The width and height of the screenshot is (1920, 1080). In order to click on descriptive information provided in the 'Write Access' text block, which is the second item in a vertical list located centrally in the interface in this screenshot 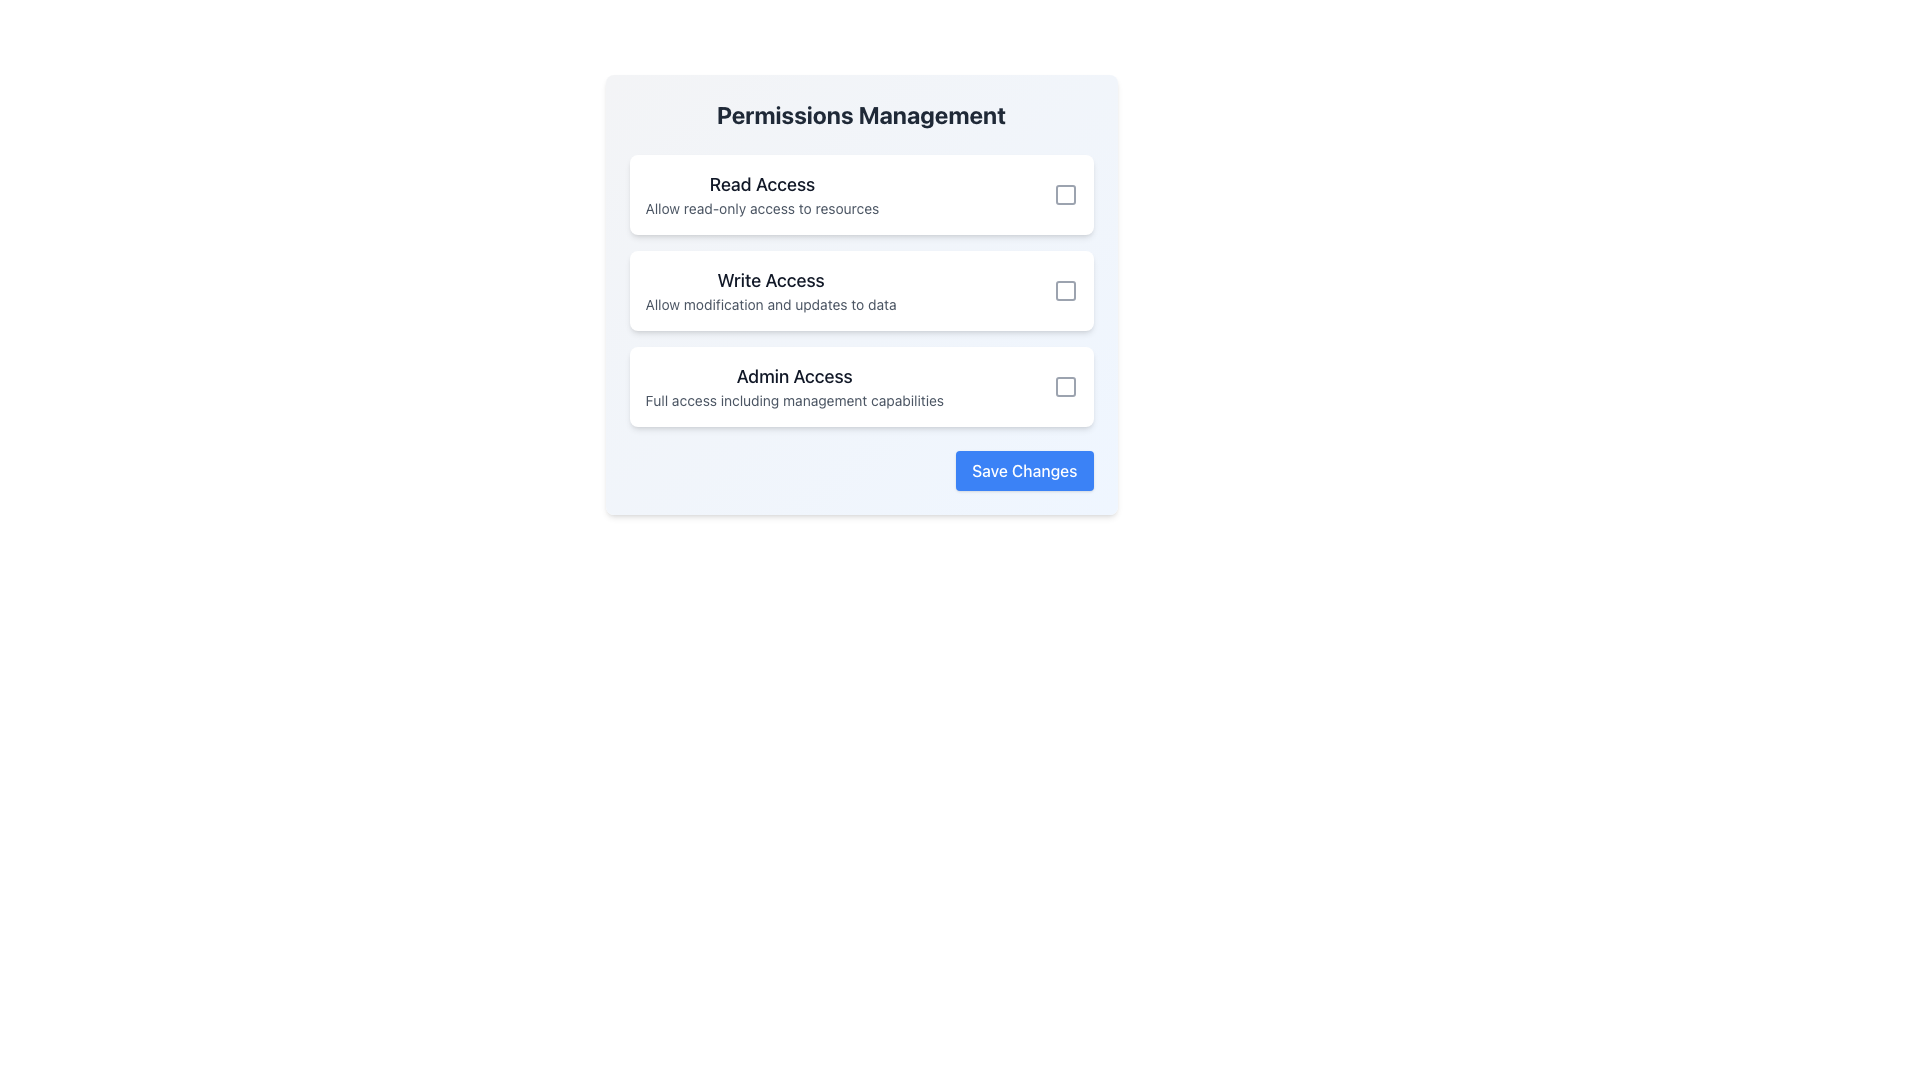, I will do `click(770, 290)`.